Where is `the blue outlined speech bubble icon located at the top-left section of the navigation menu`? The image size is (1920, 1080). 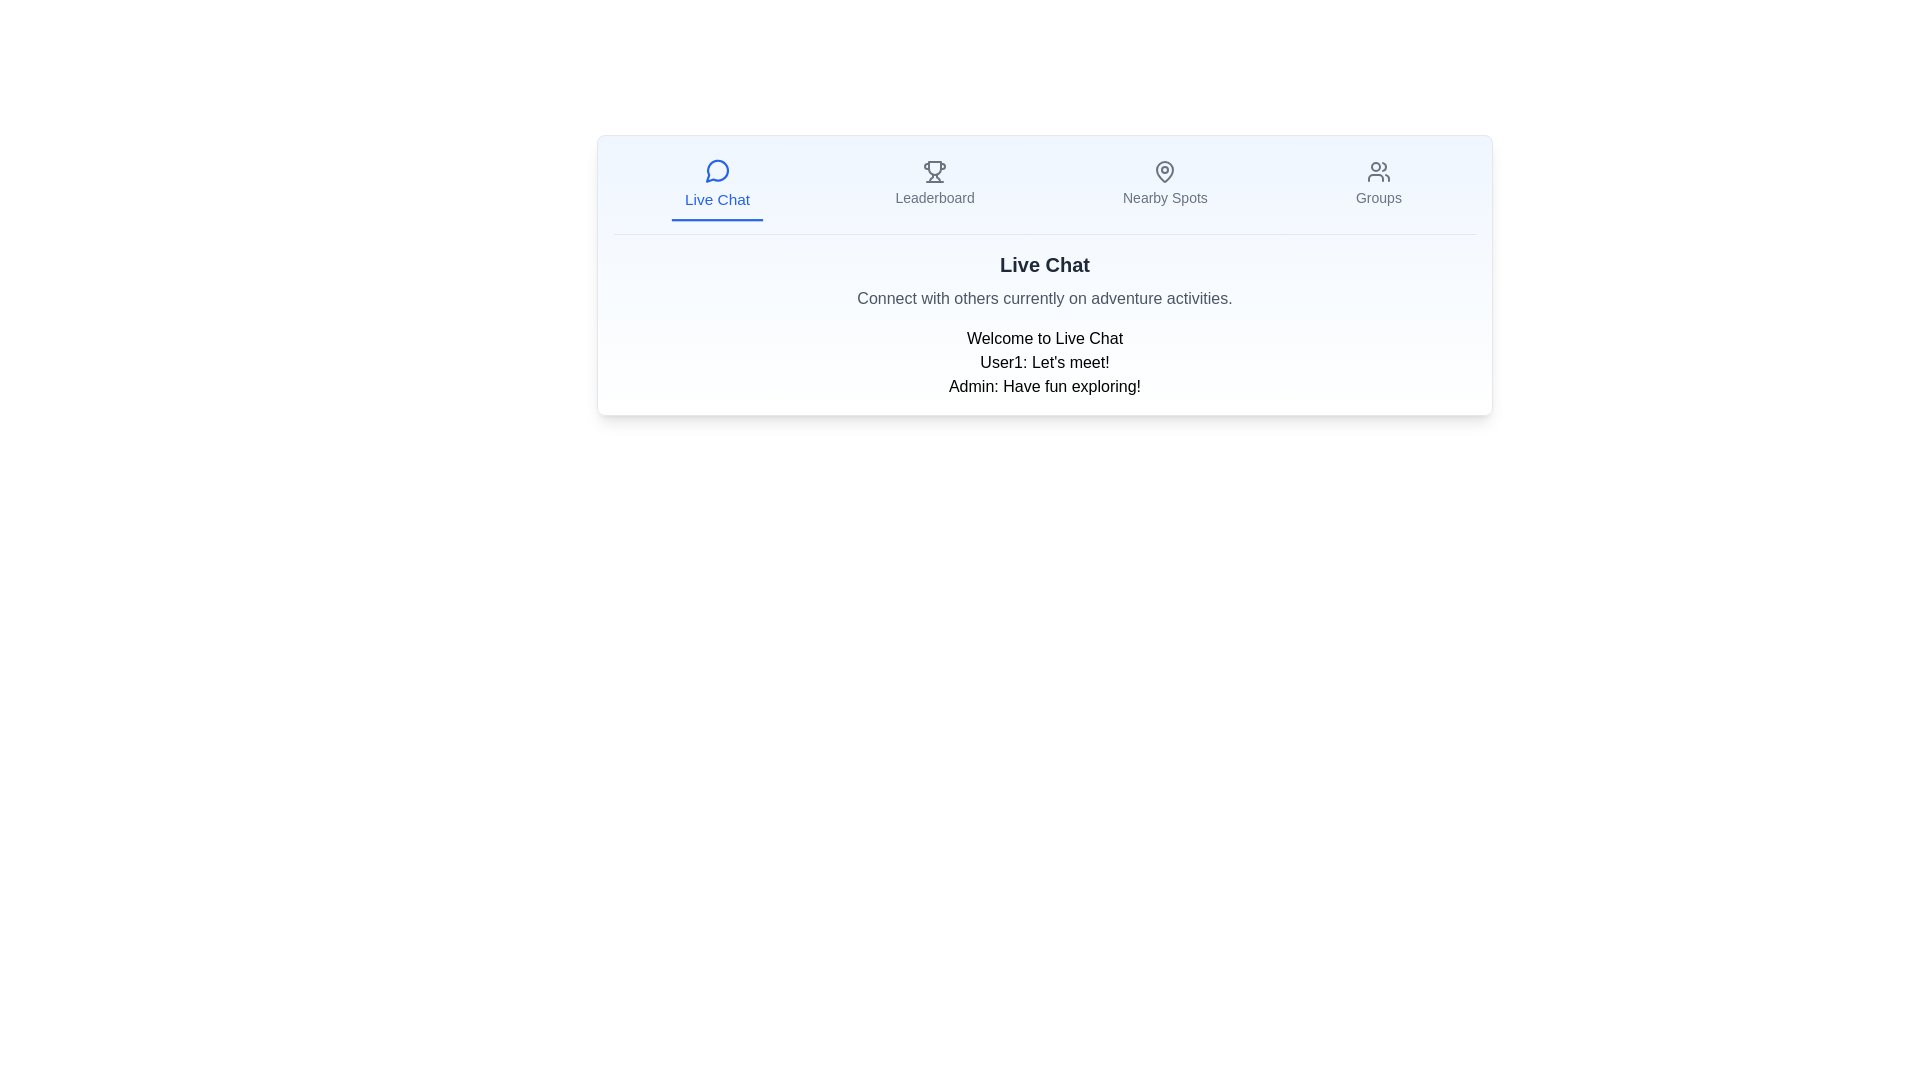 the blue outlined speech bubble icon located at the top-left section of the navigation menu is located at coordinates (717, 169).